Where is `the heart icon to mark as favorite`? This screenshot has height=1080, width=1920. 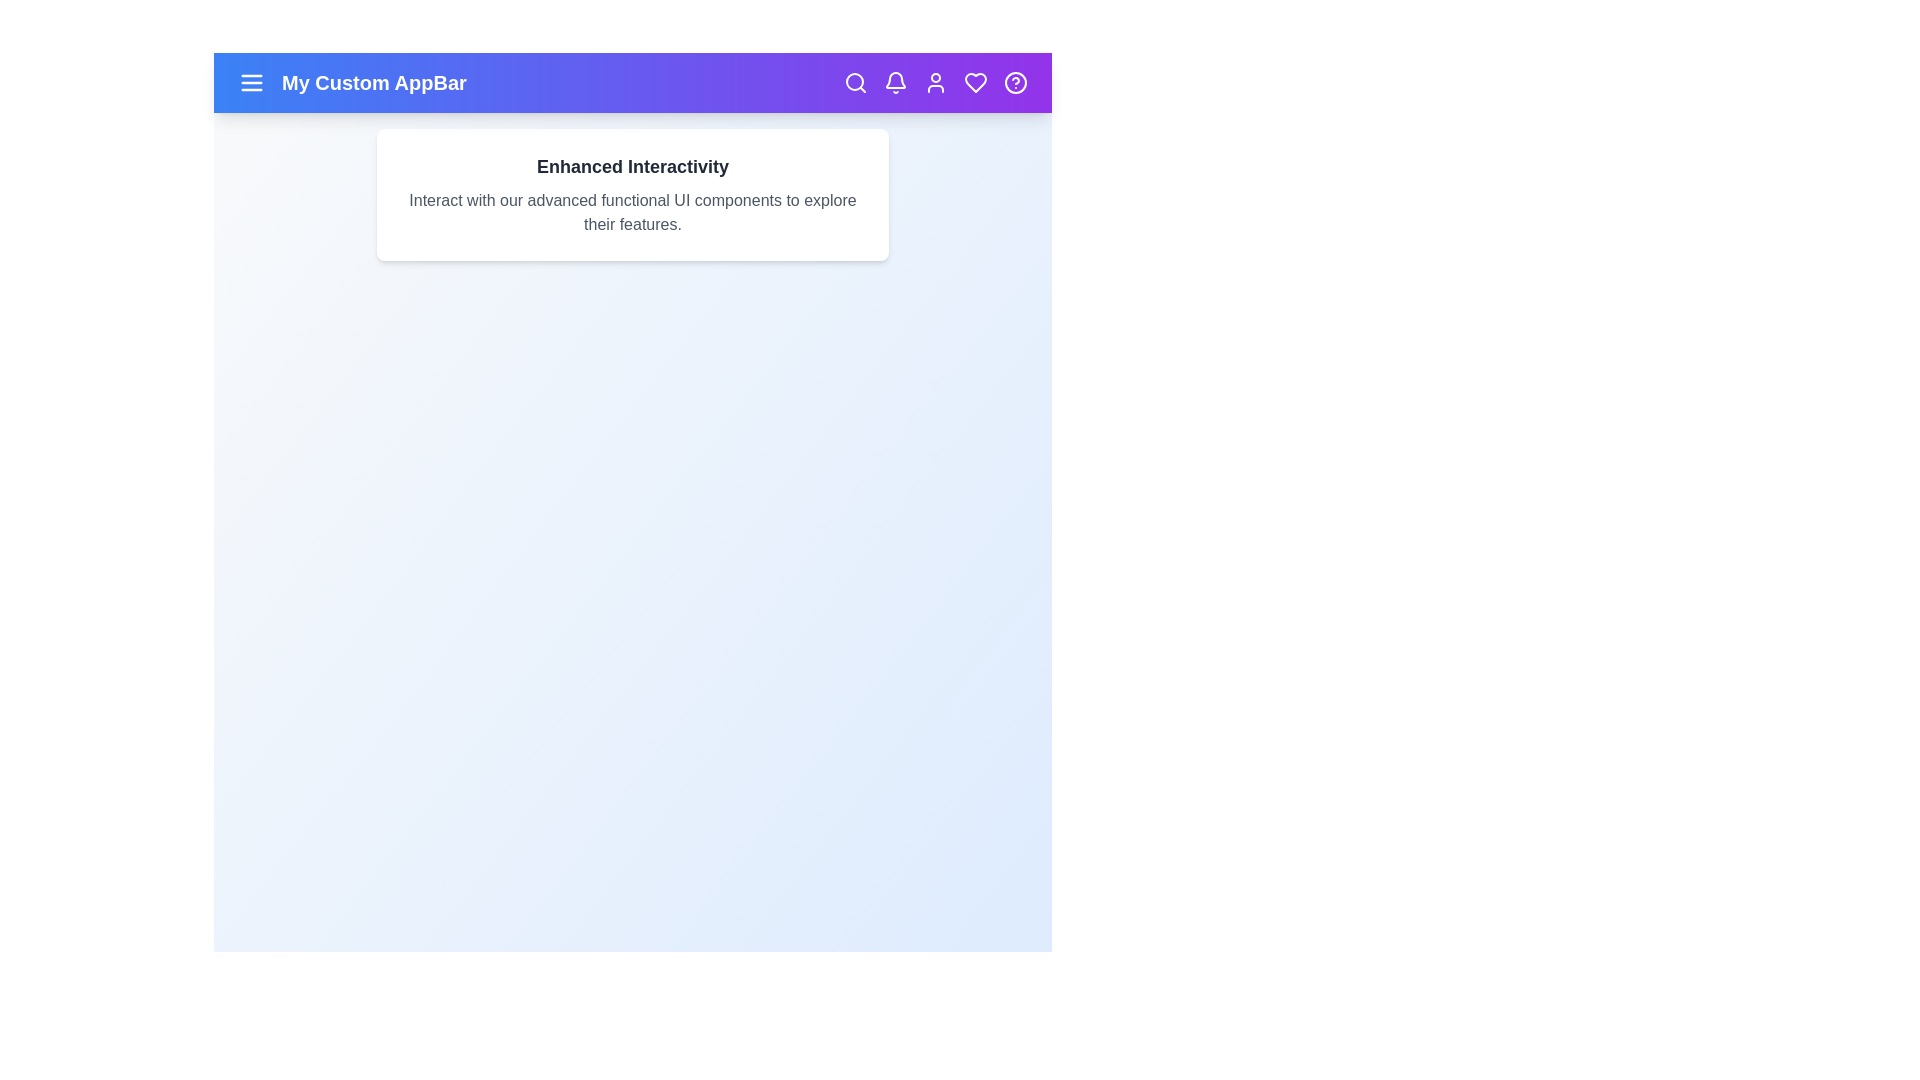
the heart icon to mark as favorite is located at coordinates (975, 82).